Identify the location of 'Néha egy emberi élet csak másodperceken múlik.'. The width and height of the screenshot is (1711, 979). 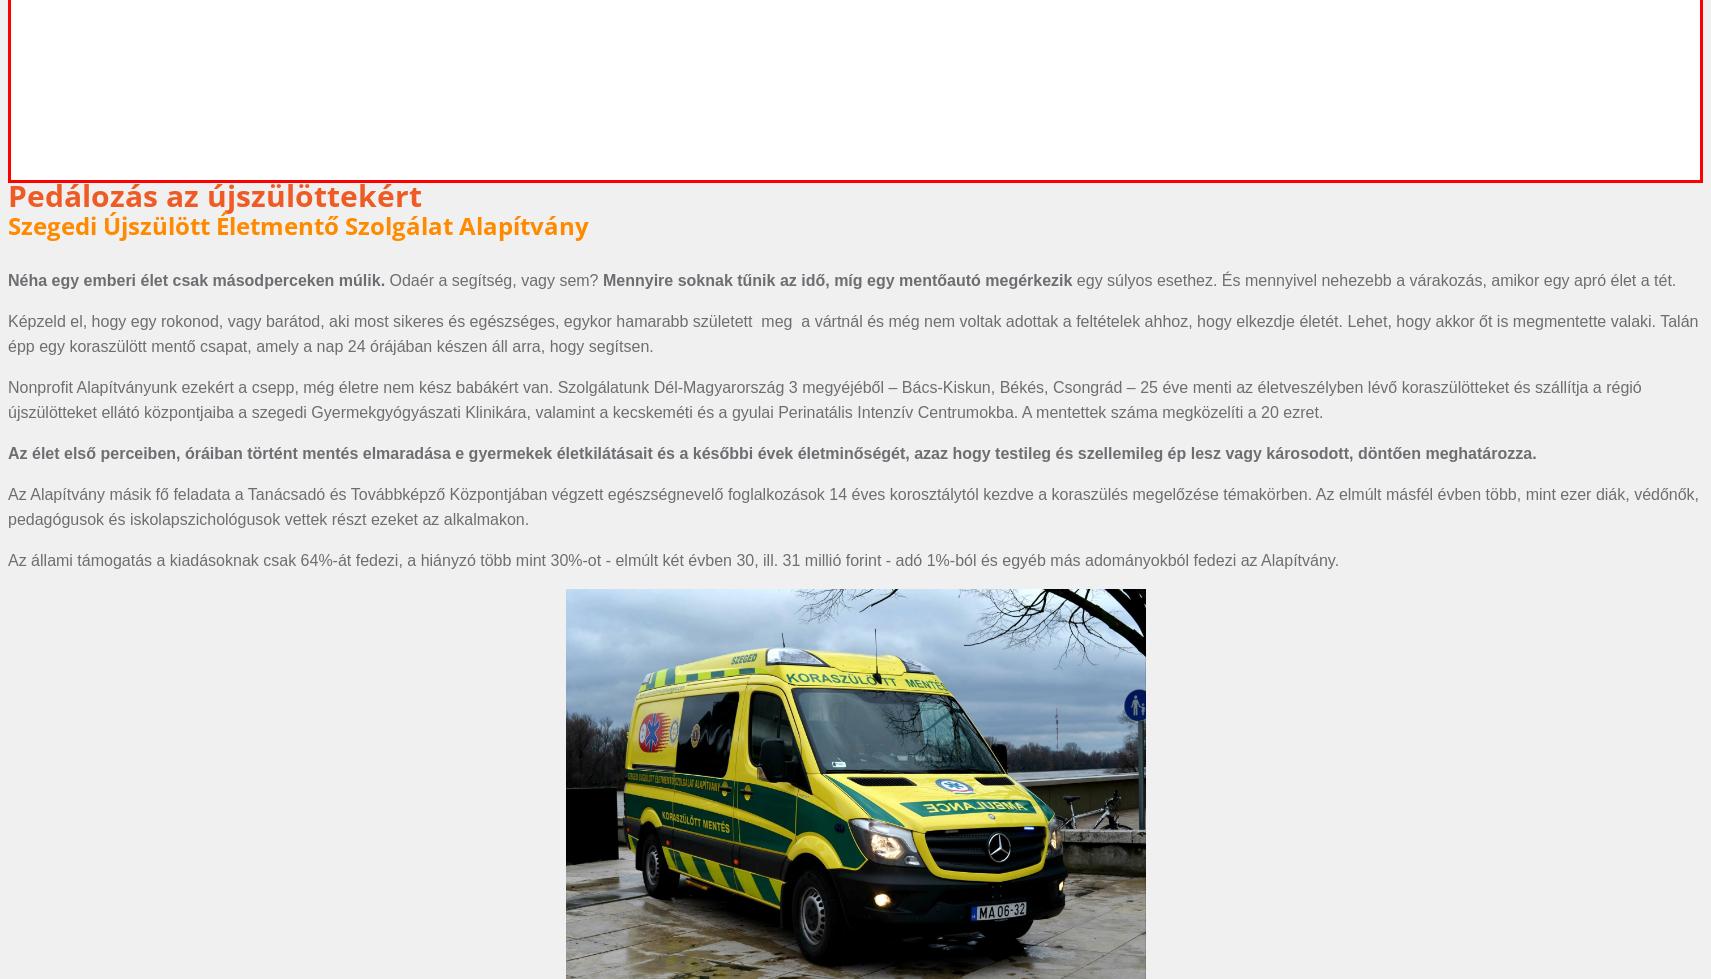
(197, 279).